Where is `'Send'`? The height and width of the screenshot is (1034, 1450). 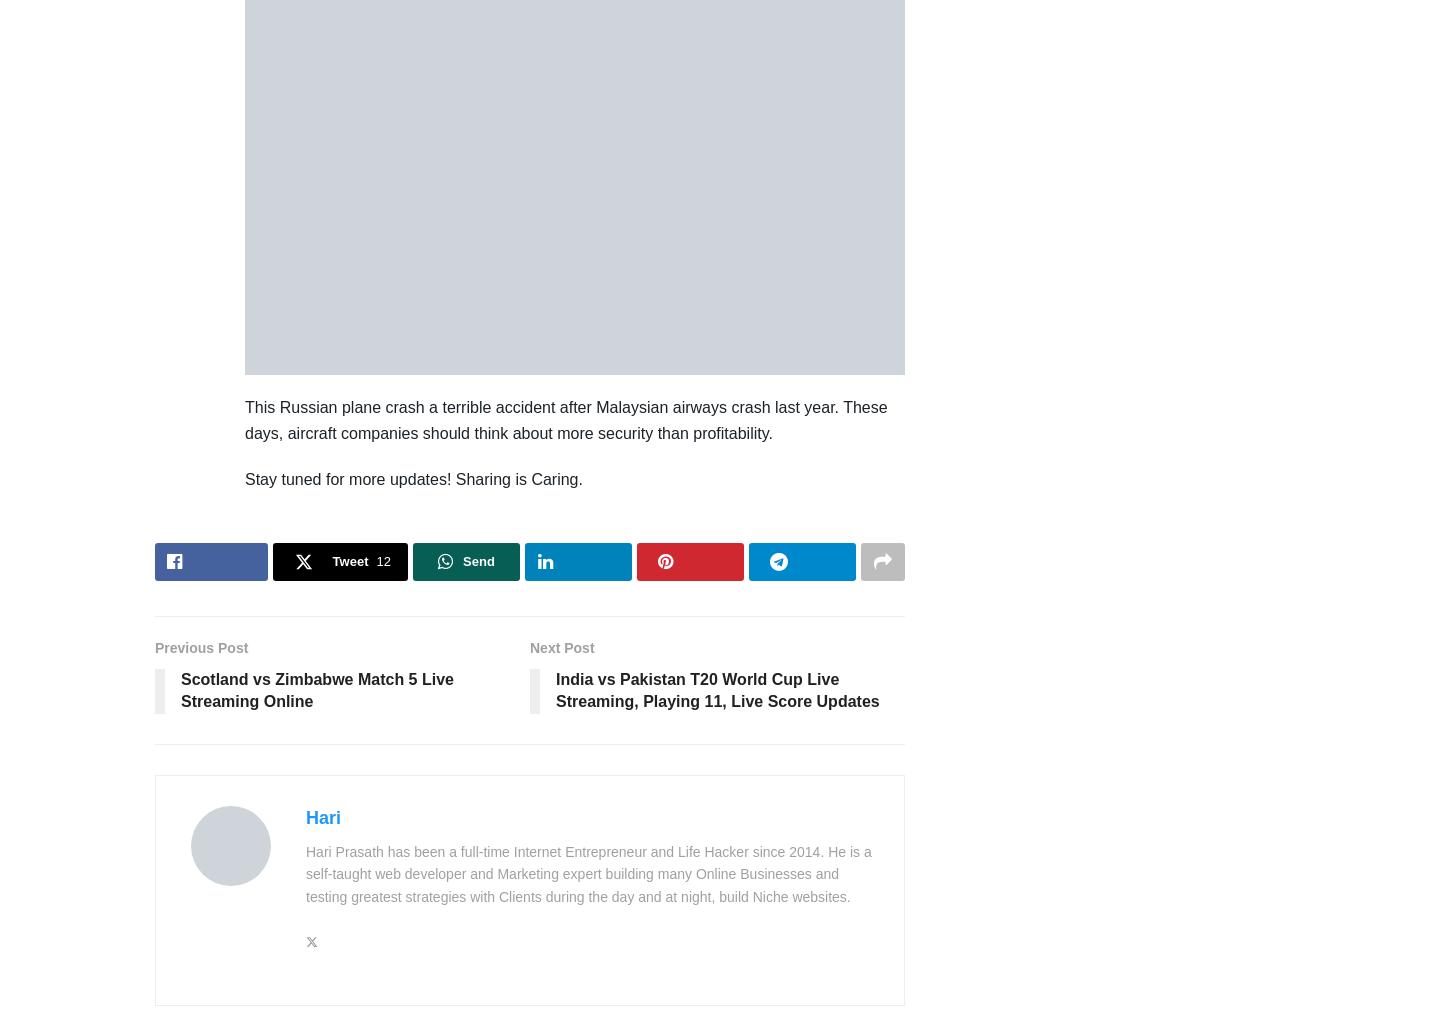 'Send' is located at coordinates (461, 560).